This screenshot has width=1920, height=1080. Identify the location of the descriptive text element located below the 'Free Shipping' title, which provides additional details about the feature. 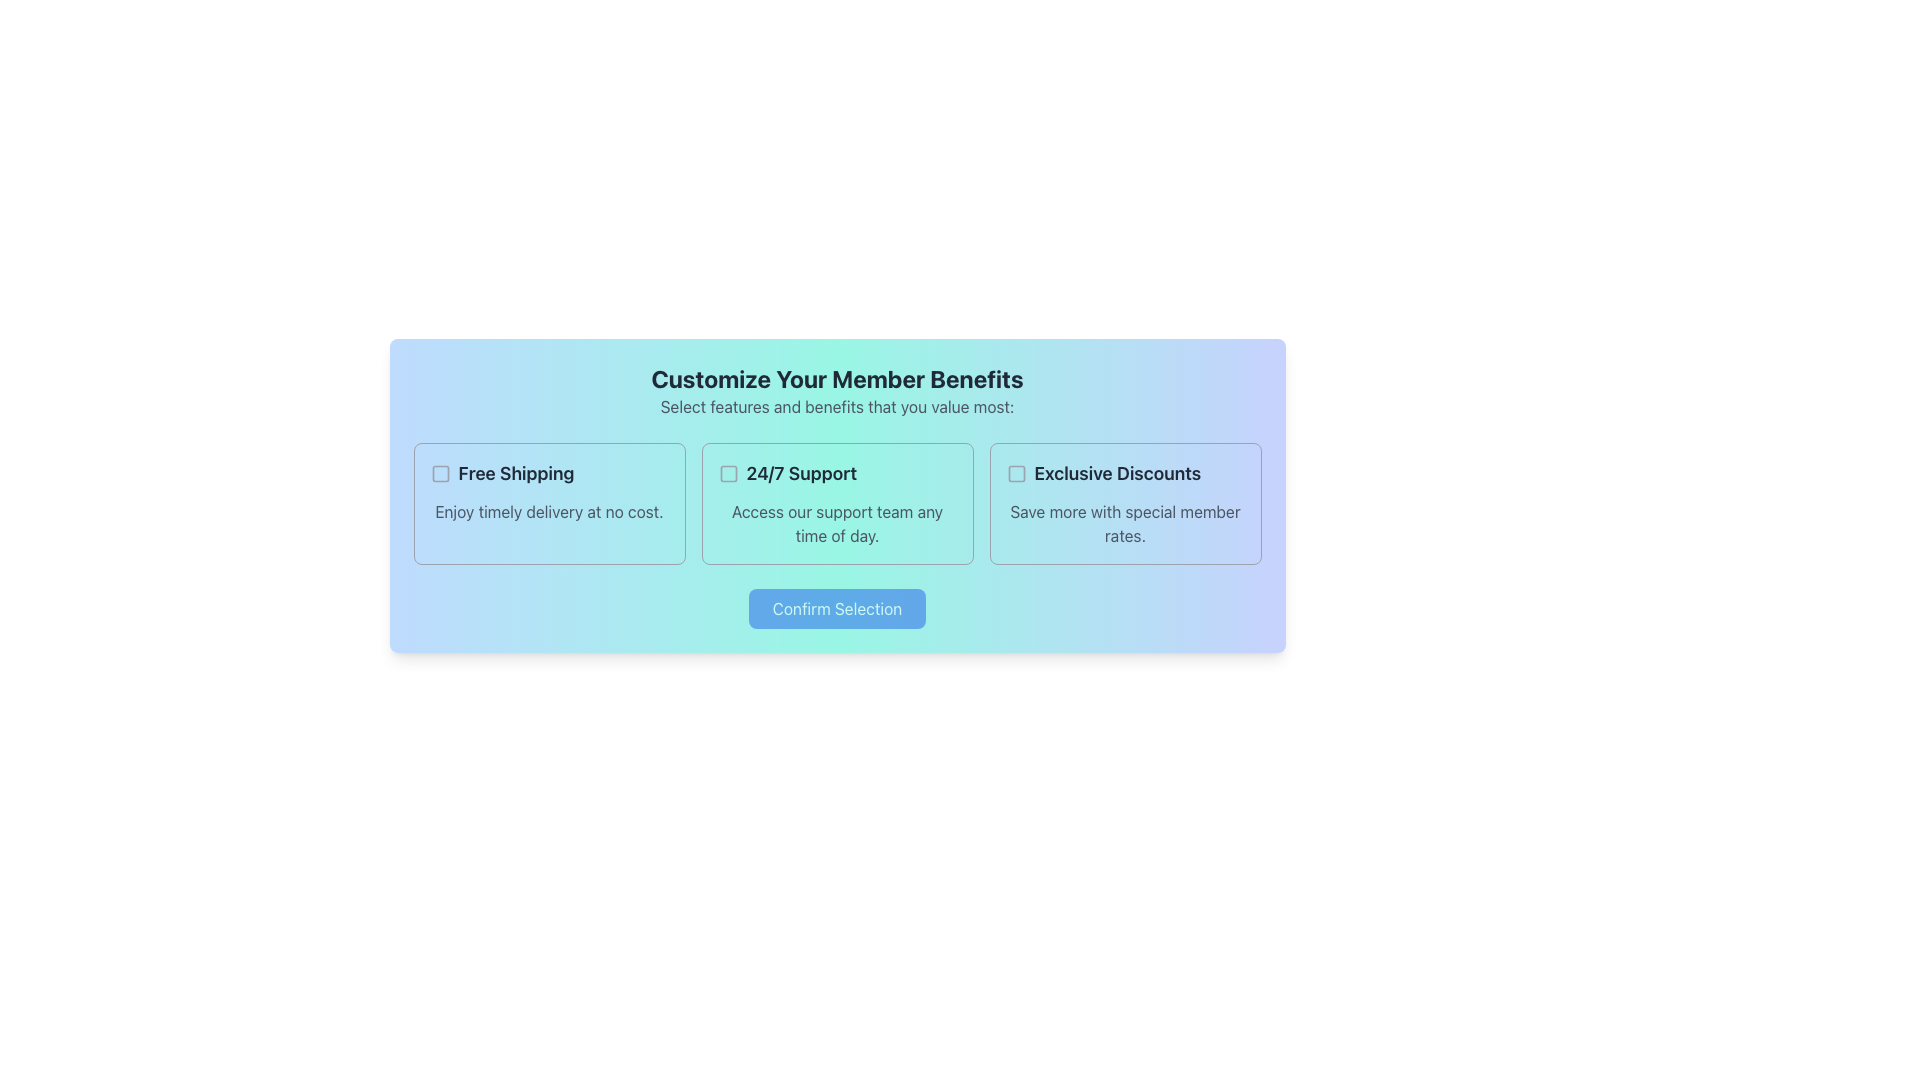
(549, 511).